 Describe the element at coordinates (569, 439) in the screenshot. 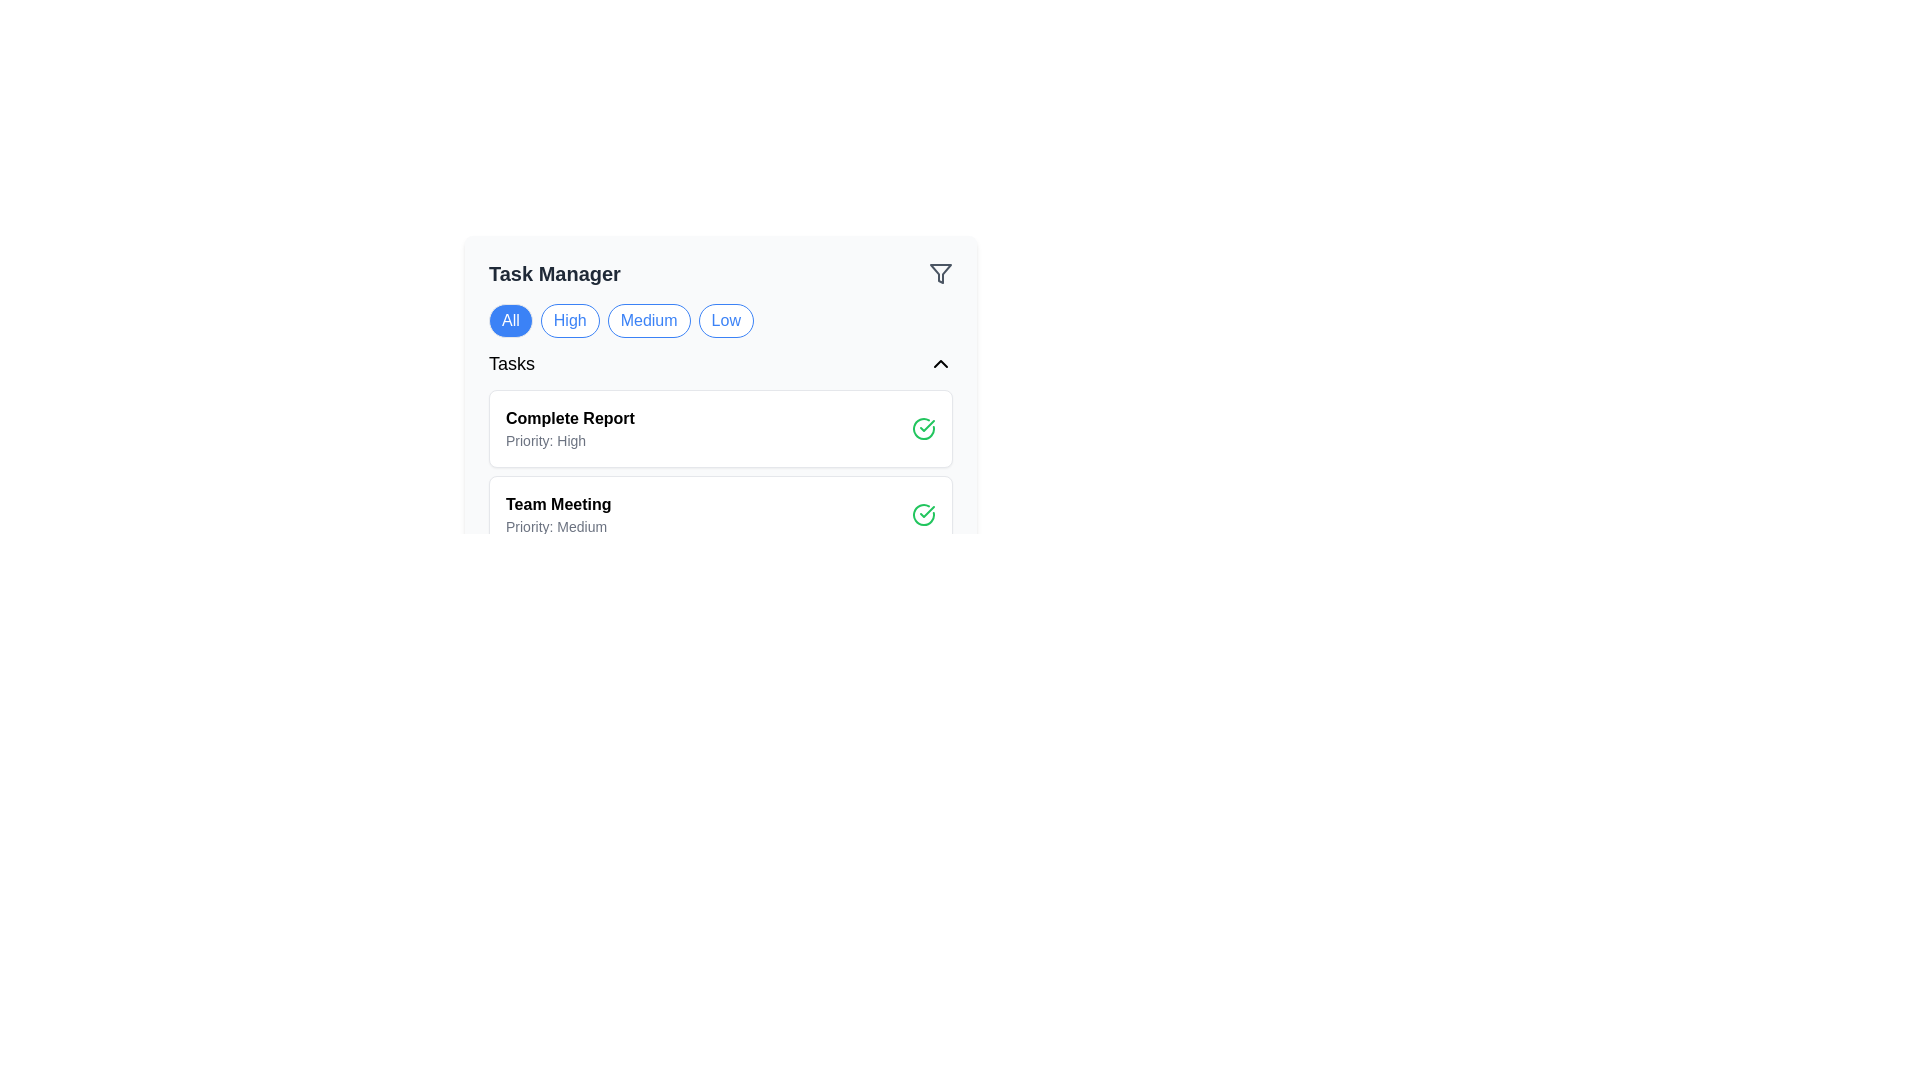

I see `the 'Priority: High' text label, which is displayed in gray and located below the title 'Complete Report' in the task tile` at that location.